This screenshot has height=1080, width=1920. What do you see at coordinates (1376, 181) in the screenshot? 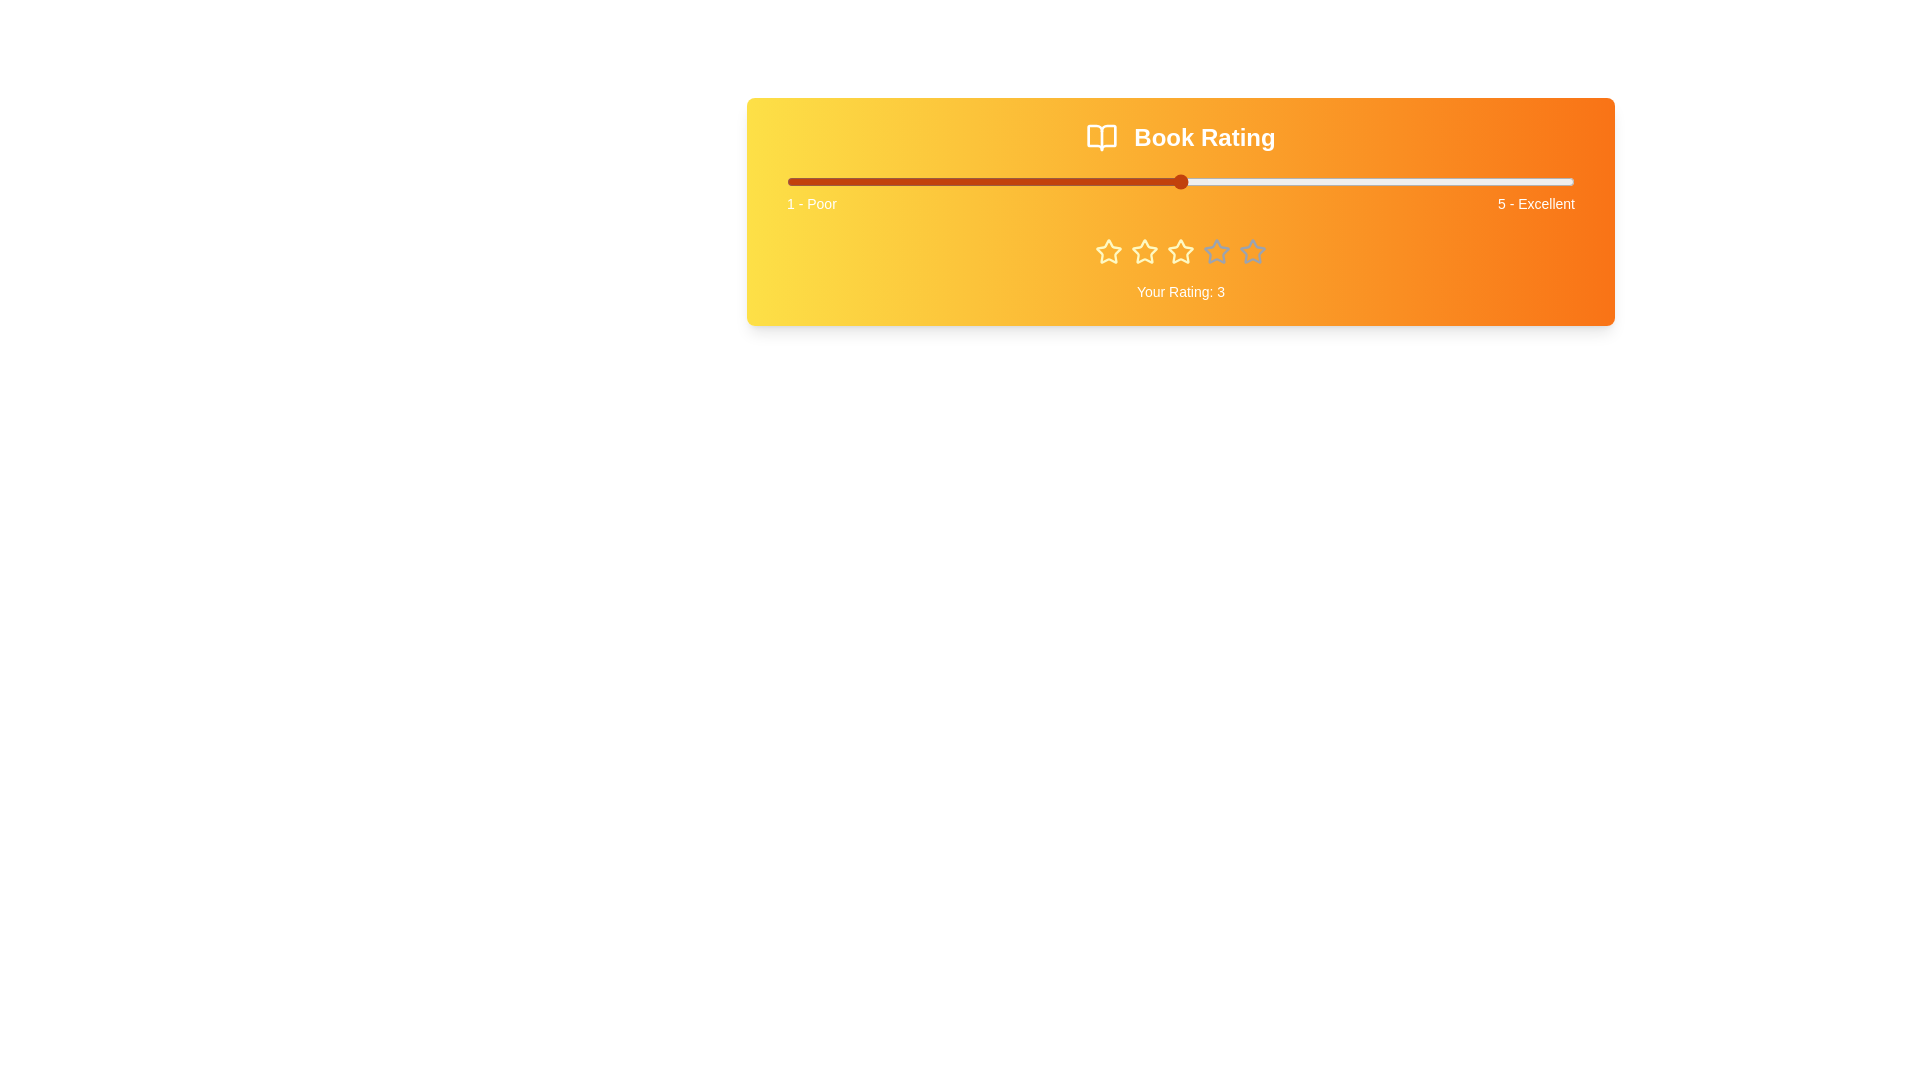
I see `the book rating slider` at bounding box center [1376, 181].